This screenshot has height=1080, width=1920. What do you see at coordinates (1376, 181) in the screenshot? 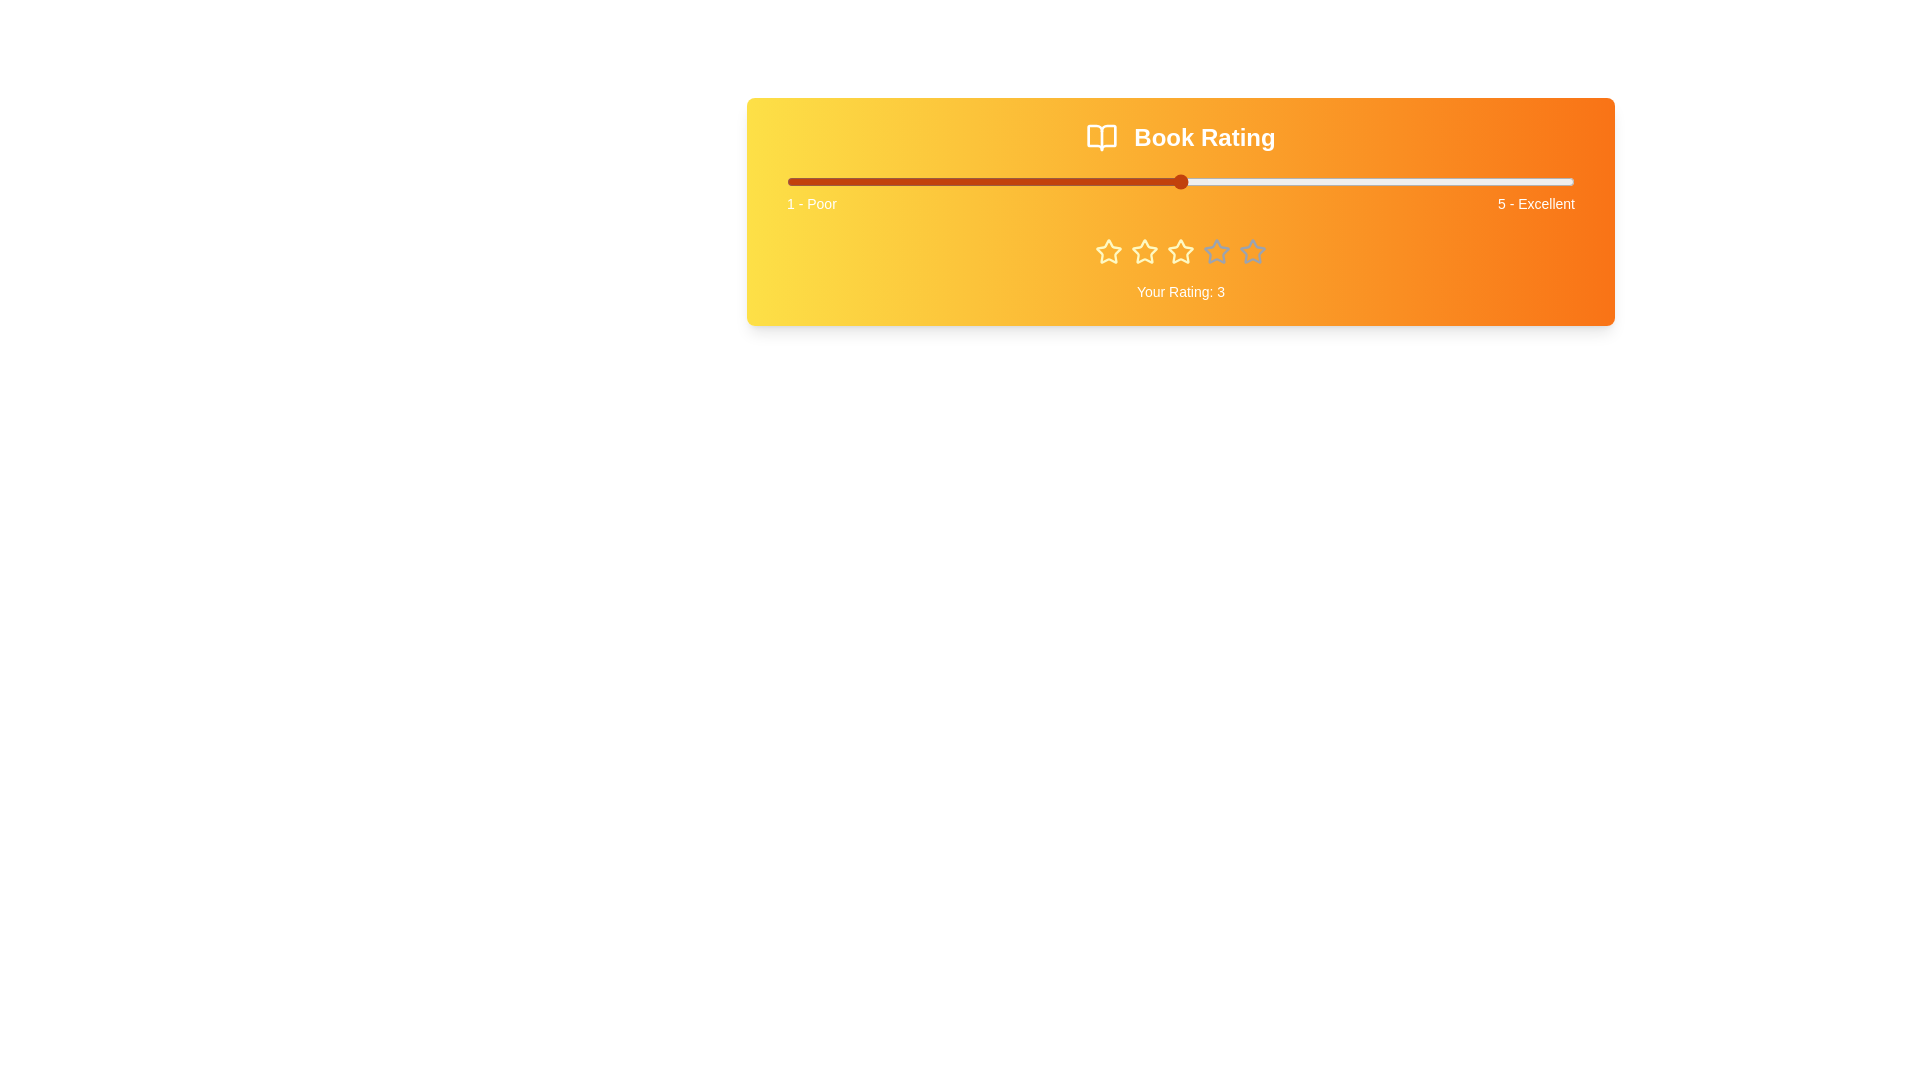
I see `the book rating slider` at bounding box center [1376, 181].